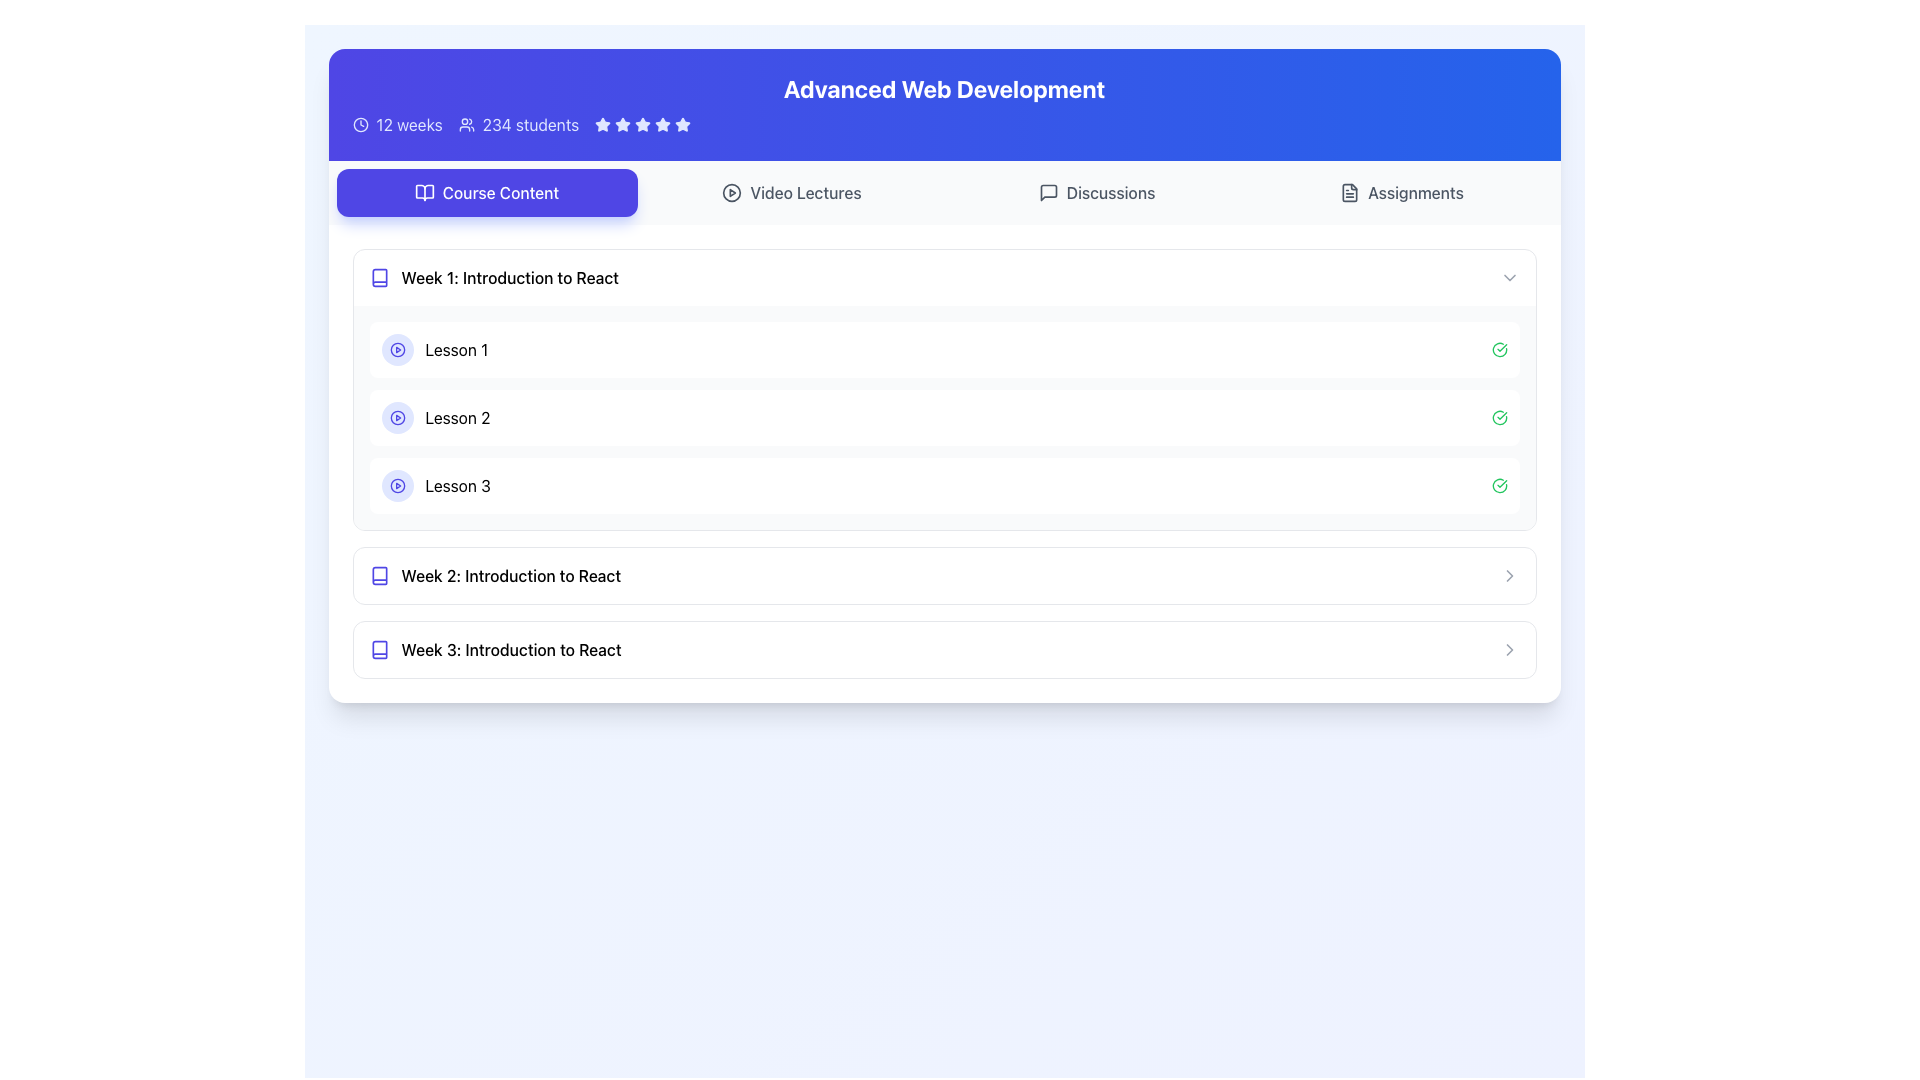  Describe the element at coordinates (683, 124) in the screenshot. I see `the fourth star-shaped rating icon, which is white against a blue background, located near the course title 'Advanced Web Development'` at that location.